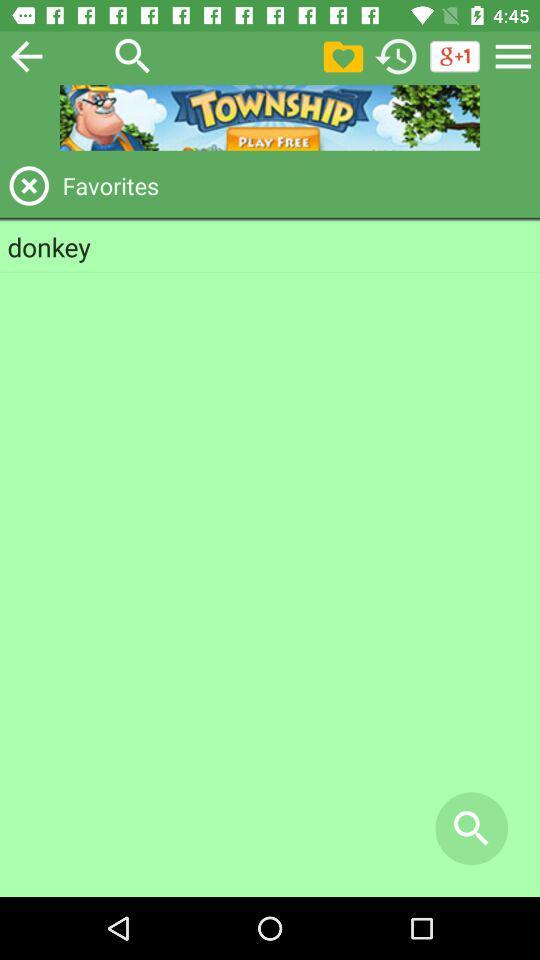  I want to click on exit favorites, so click(28, 185).